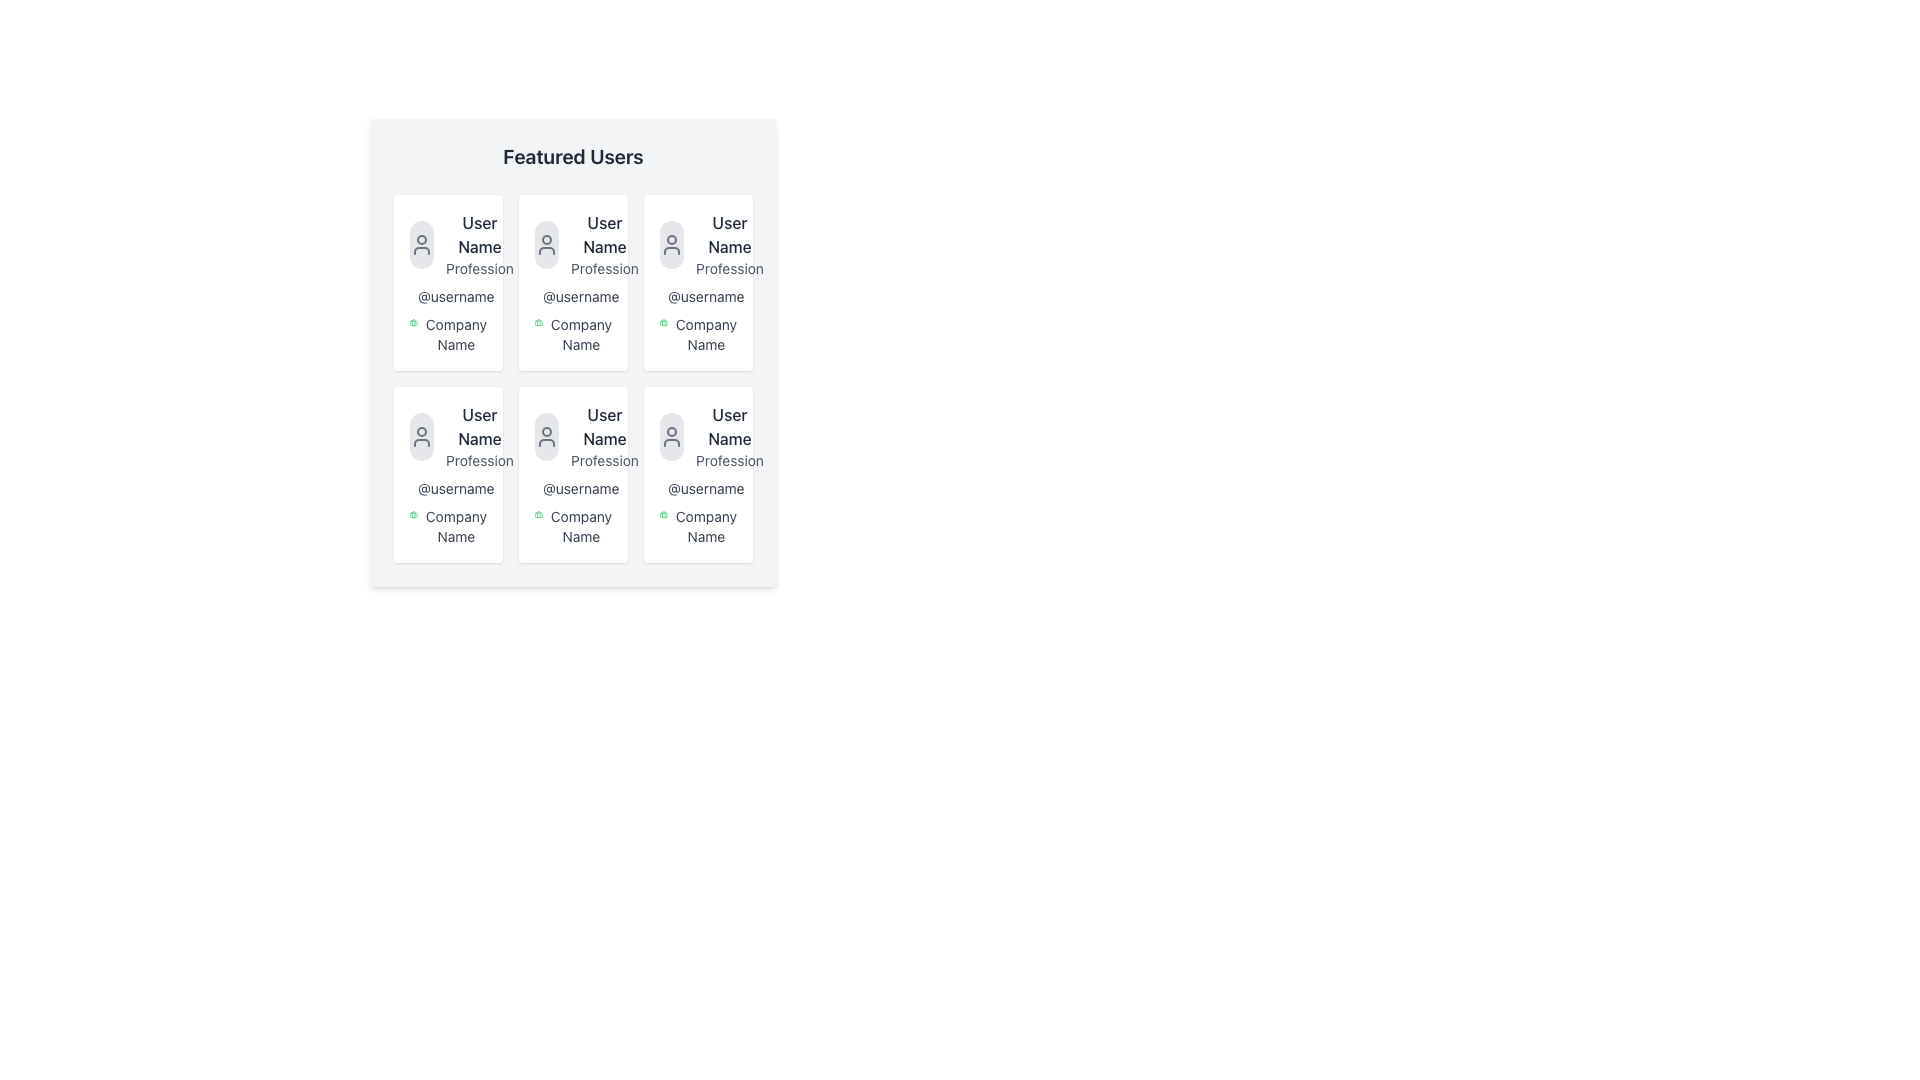 The height and width of the screenshot is (1080, 1920). What do you see at coordinates (572, 334) in the screenshot?
I see `the static text label displaying the user's associated company name, which is located in the third card of the first row, below the '@username' text` at bounding box center [572, 334].